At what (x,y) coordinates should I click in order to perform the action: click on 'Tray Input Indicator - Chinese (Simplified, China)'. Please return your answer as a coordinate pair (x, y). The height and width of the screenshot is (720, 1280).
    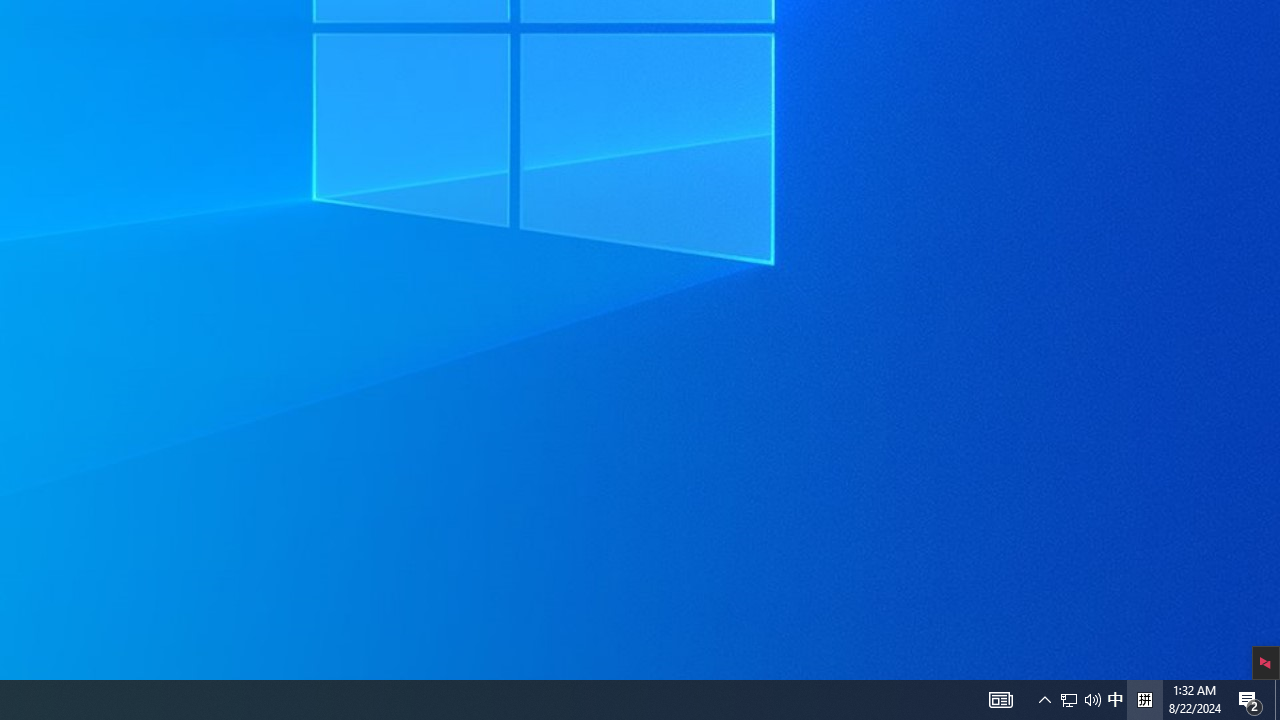
    Looking at the image, I should click on (1079, 698).